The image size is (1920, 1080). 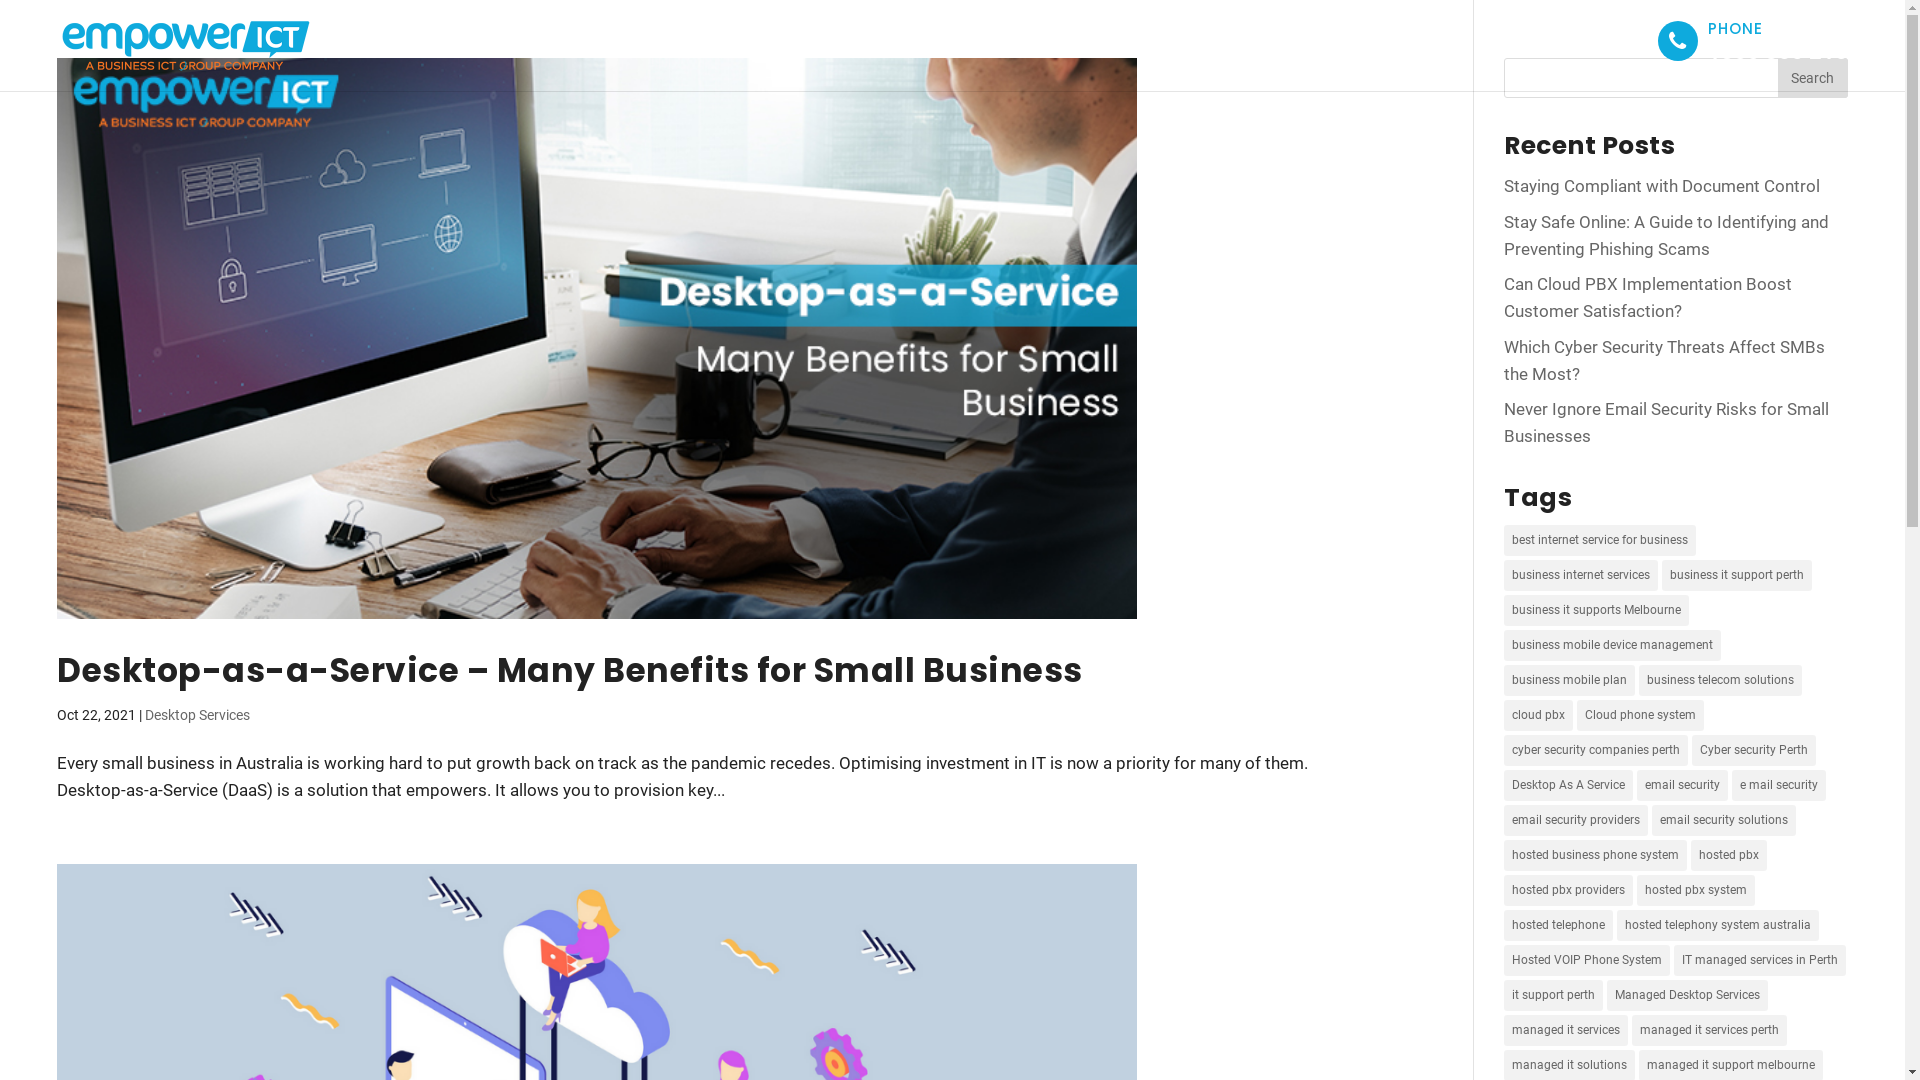 What do you see at coordinates (1595, 609) in the screenshot?
I see `'business it supports Melbourne'` at bounding box center [1595, 609].